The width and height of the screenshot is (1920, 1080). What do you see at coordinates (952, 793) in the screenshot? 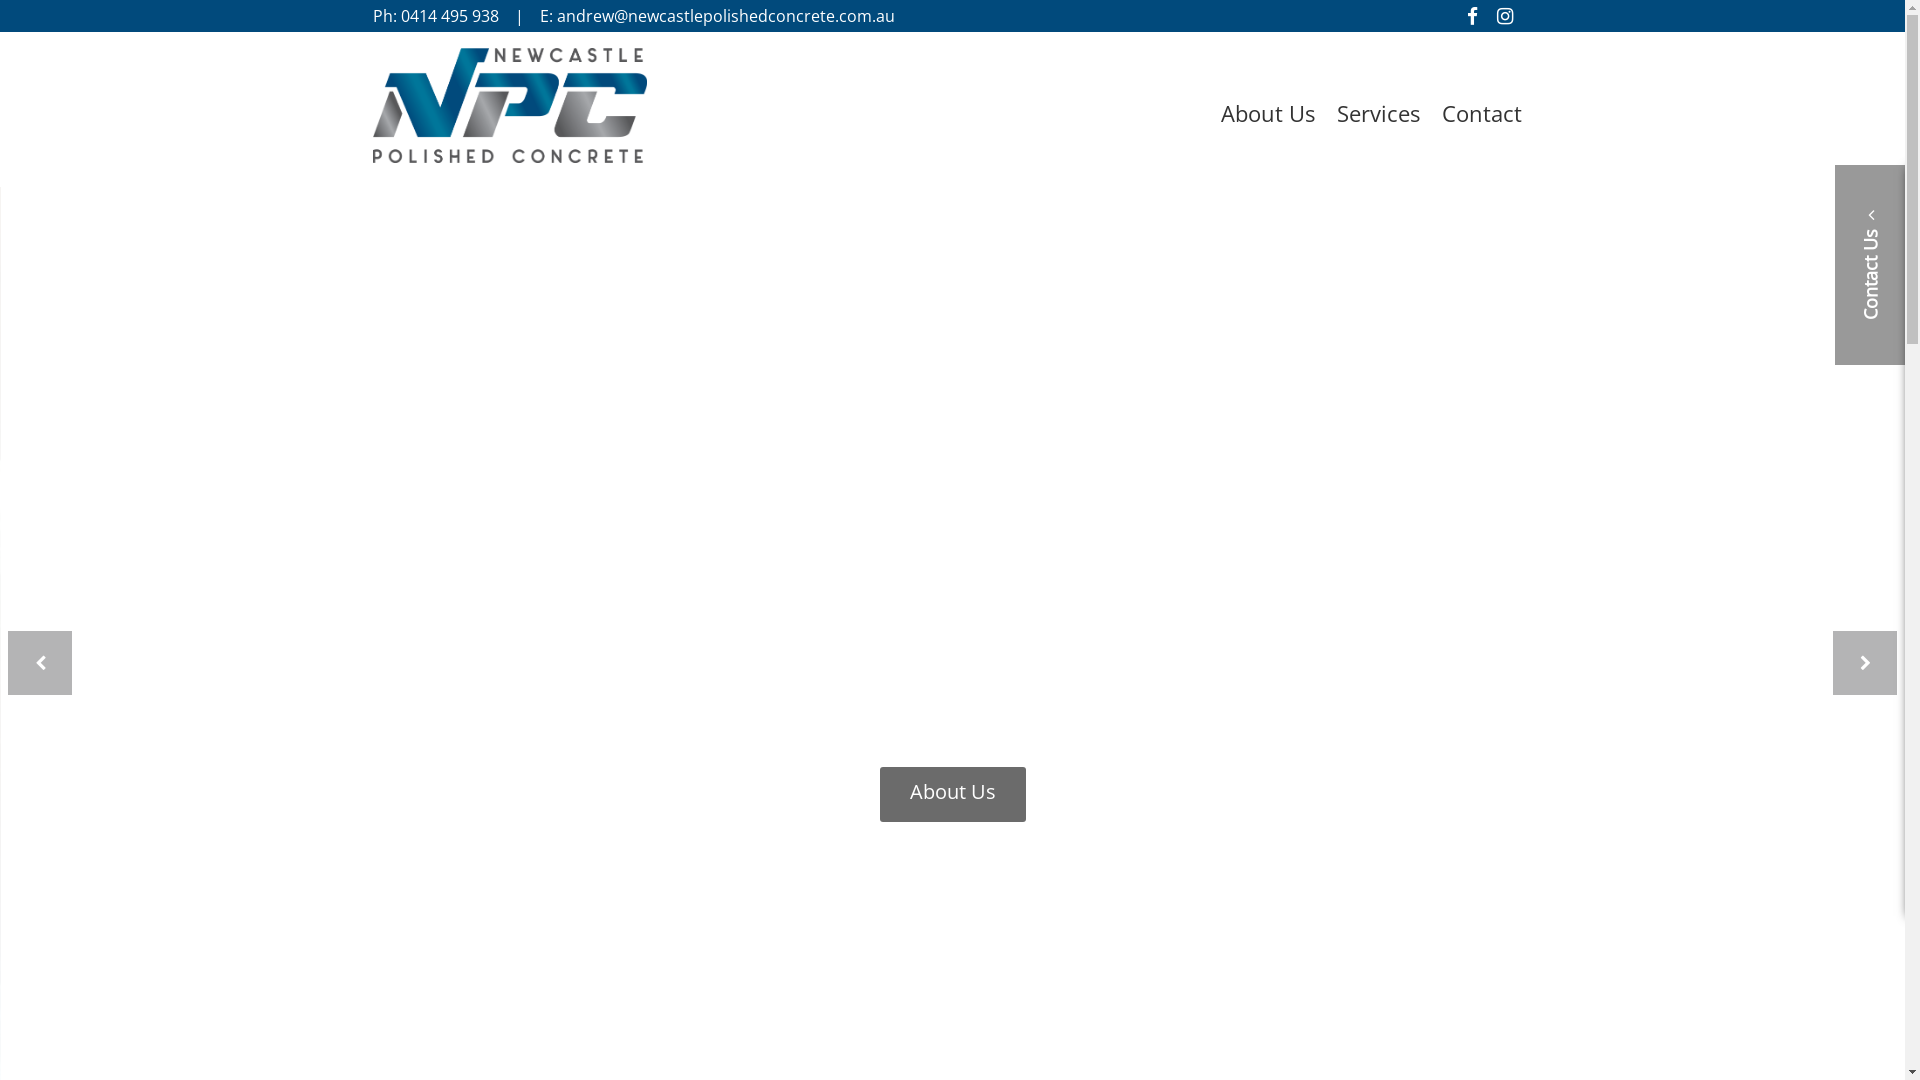
I see `'About Us'` at bounding box center [952, 793].